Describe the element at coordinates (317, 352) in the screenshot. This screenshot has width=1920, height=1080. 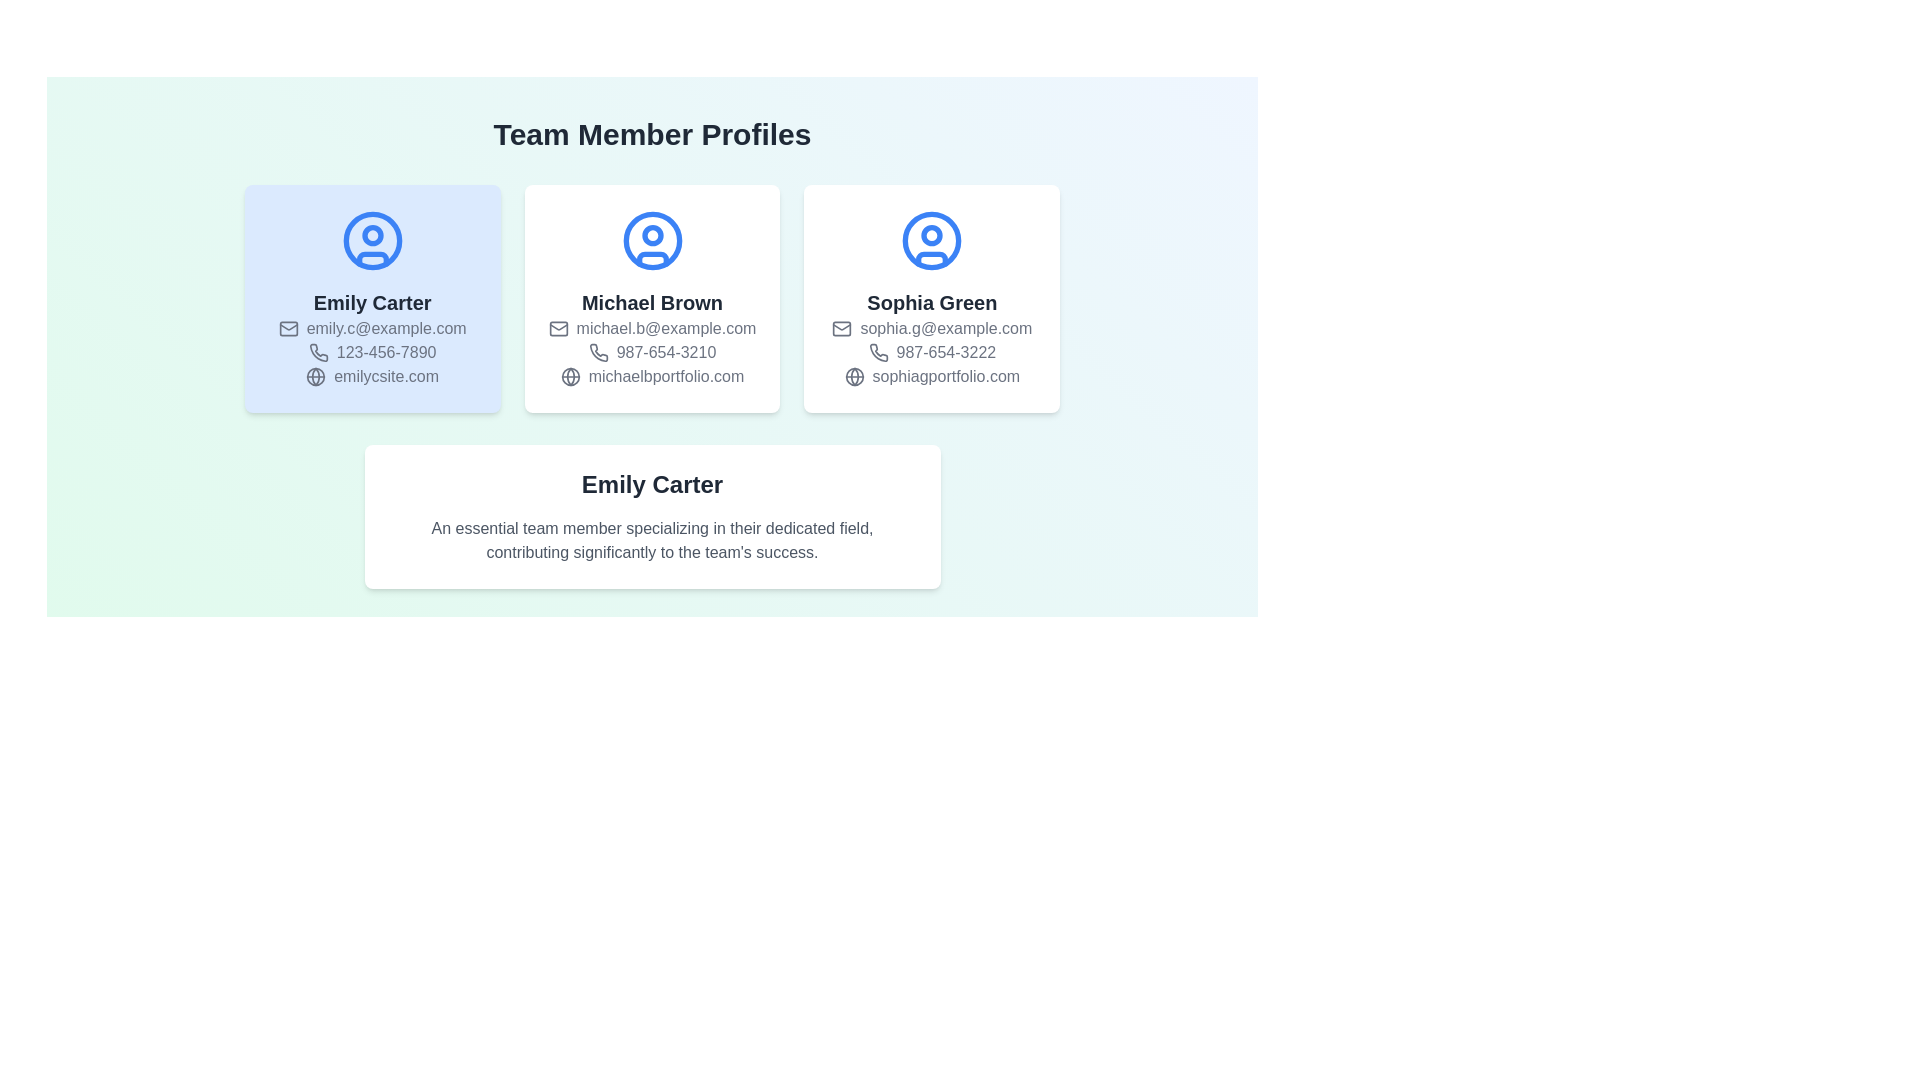
I see `the phone icon located in the leftmost profile card under the name 'Emily Carter,' which indicates the telephone number '123-456-7890.'` at that location.